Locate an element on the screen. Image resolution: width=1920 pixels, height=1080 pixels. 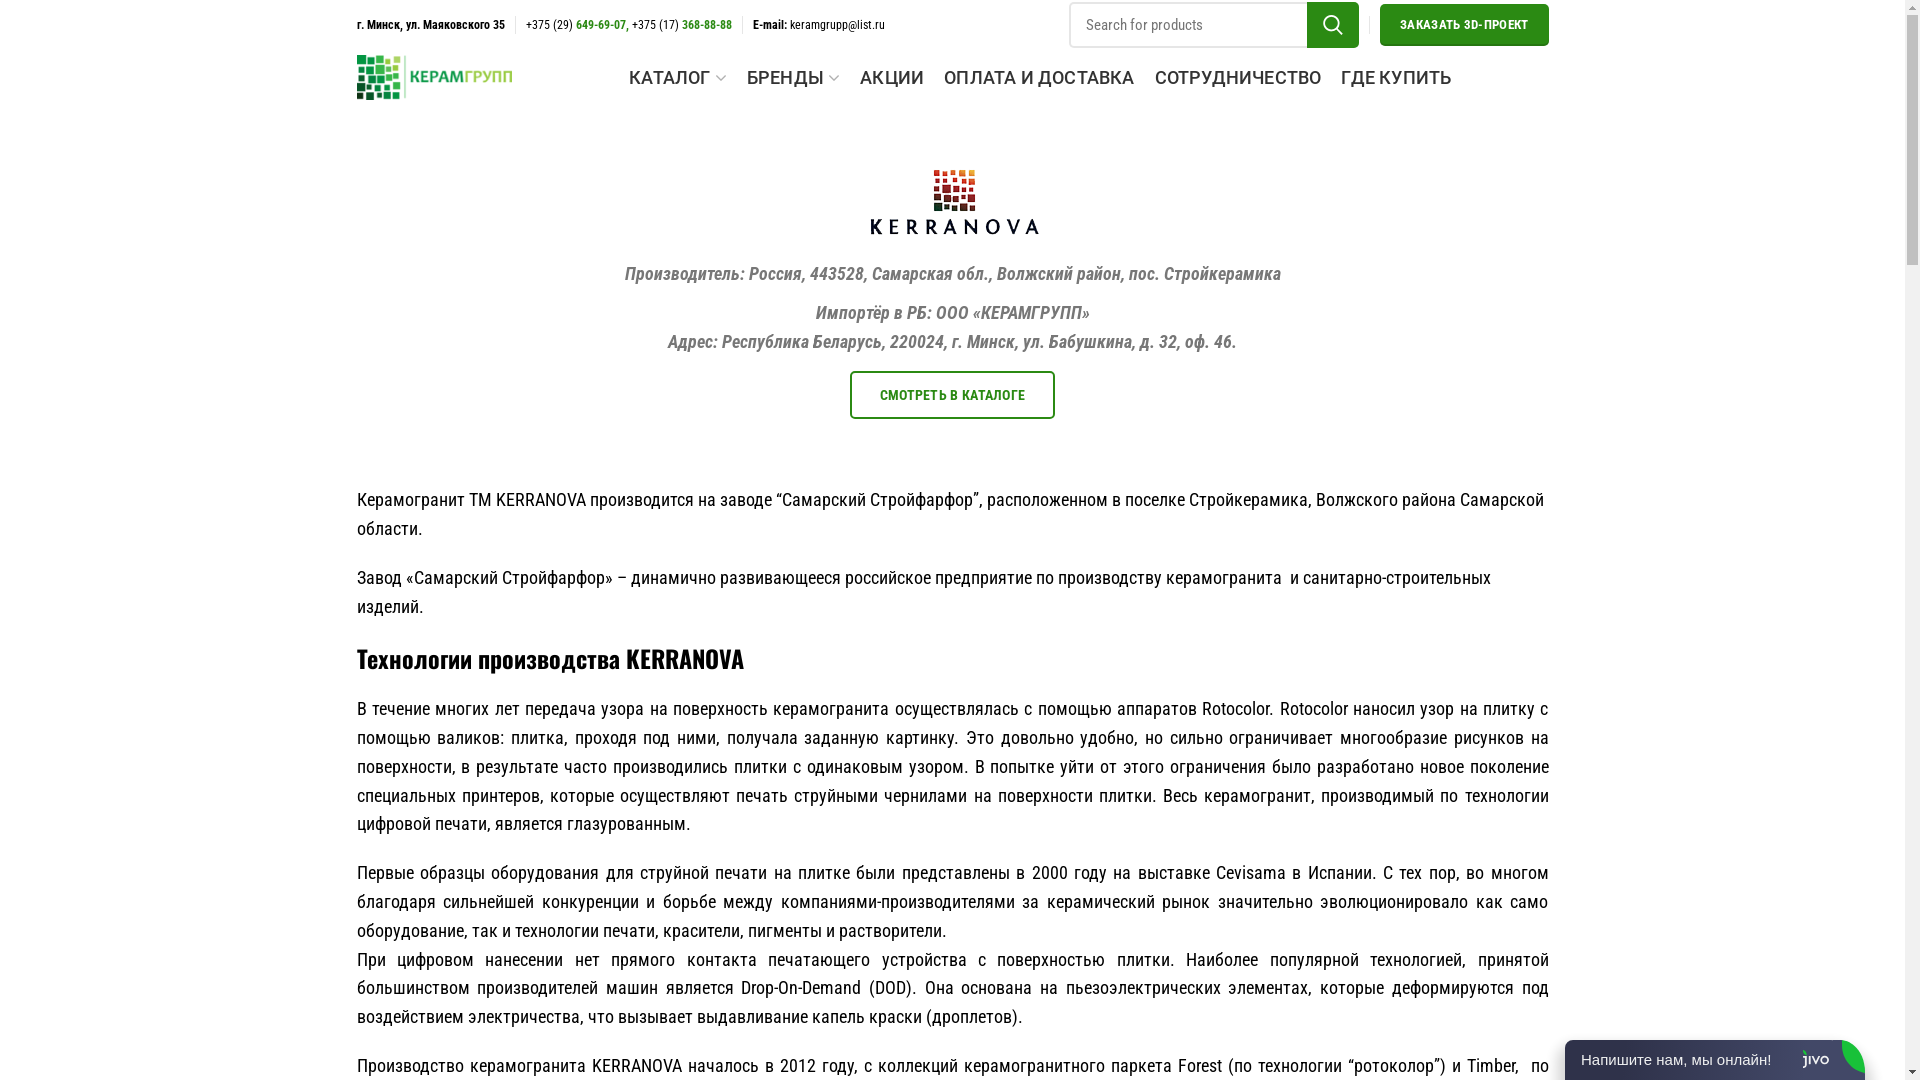
'SEARCH' is located at coordinates (1333, 24).